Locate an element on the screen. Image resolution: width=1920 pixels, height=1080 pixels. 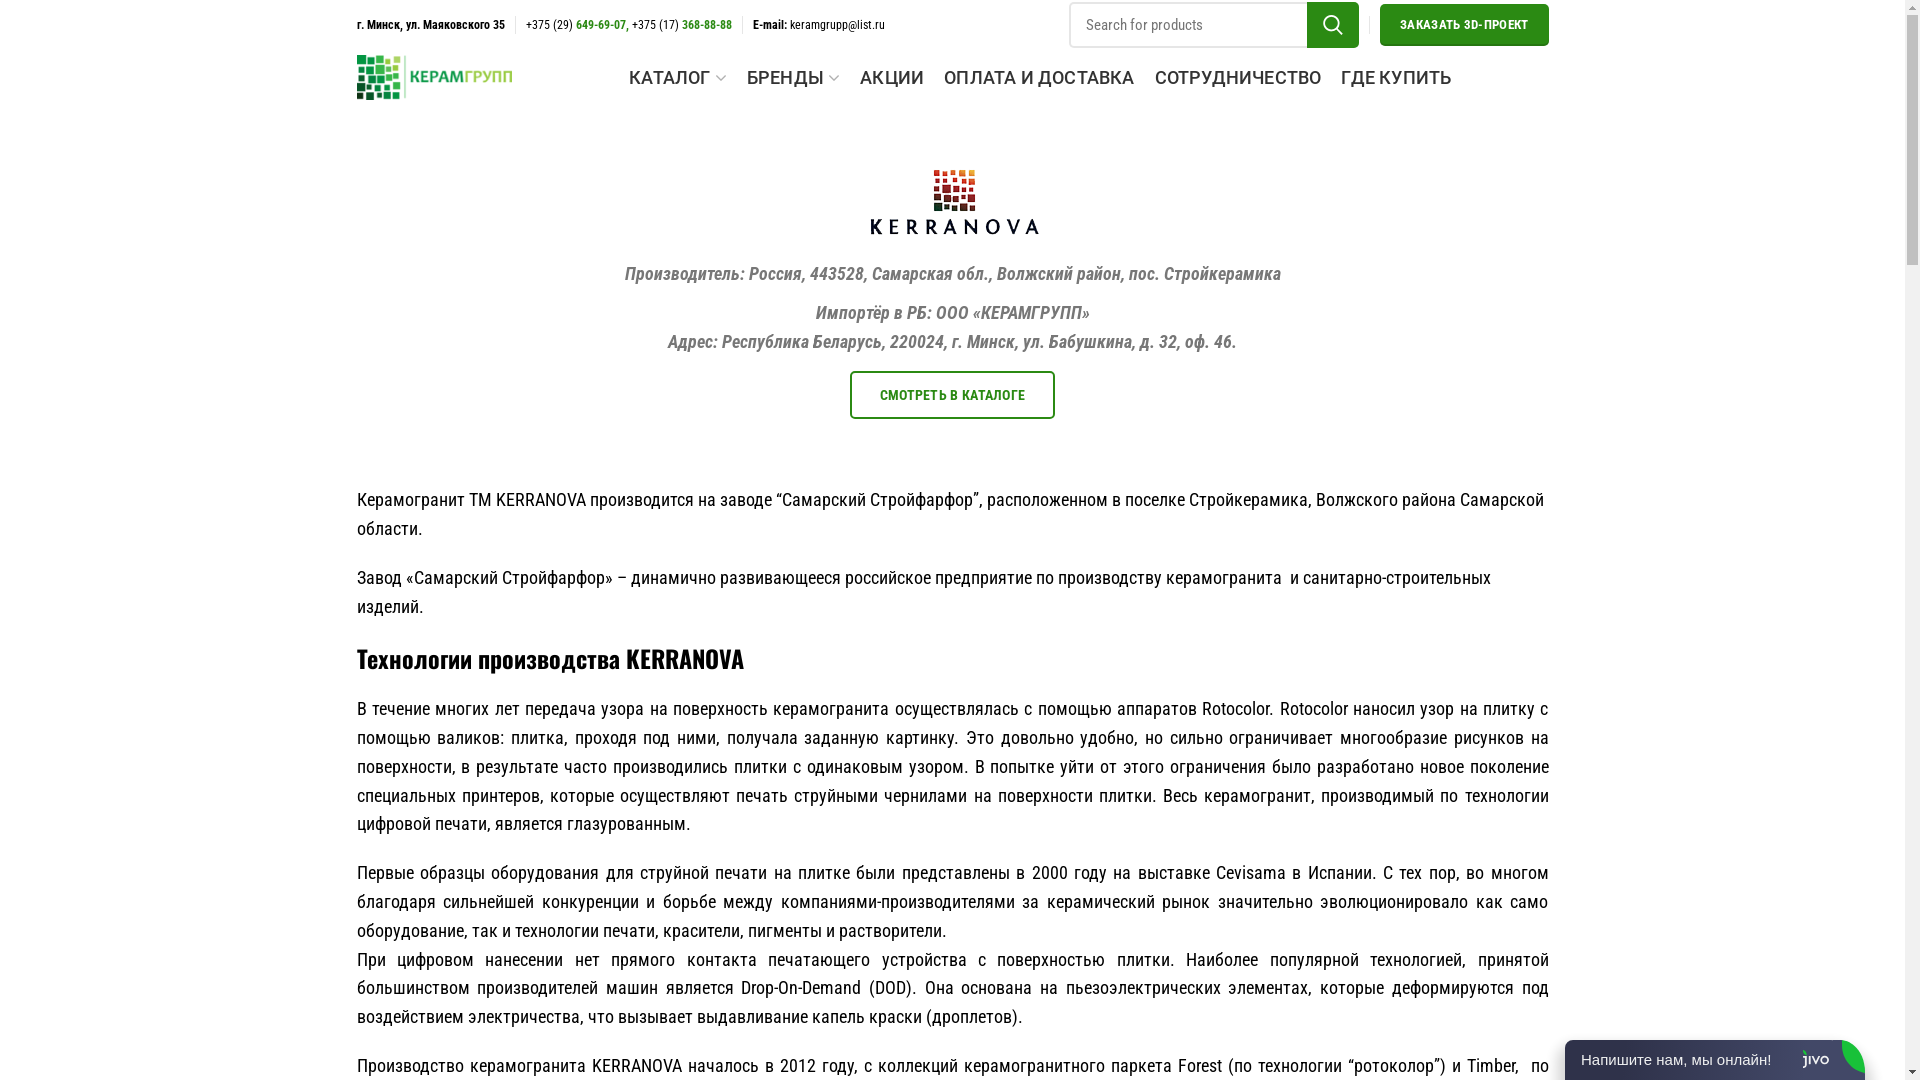
'SEARCH' is located at coordinates (1333, 24).